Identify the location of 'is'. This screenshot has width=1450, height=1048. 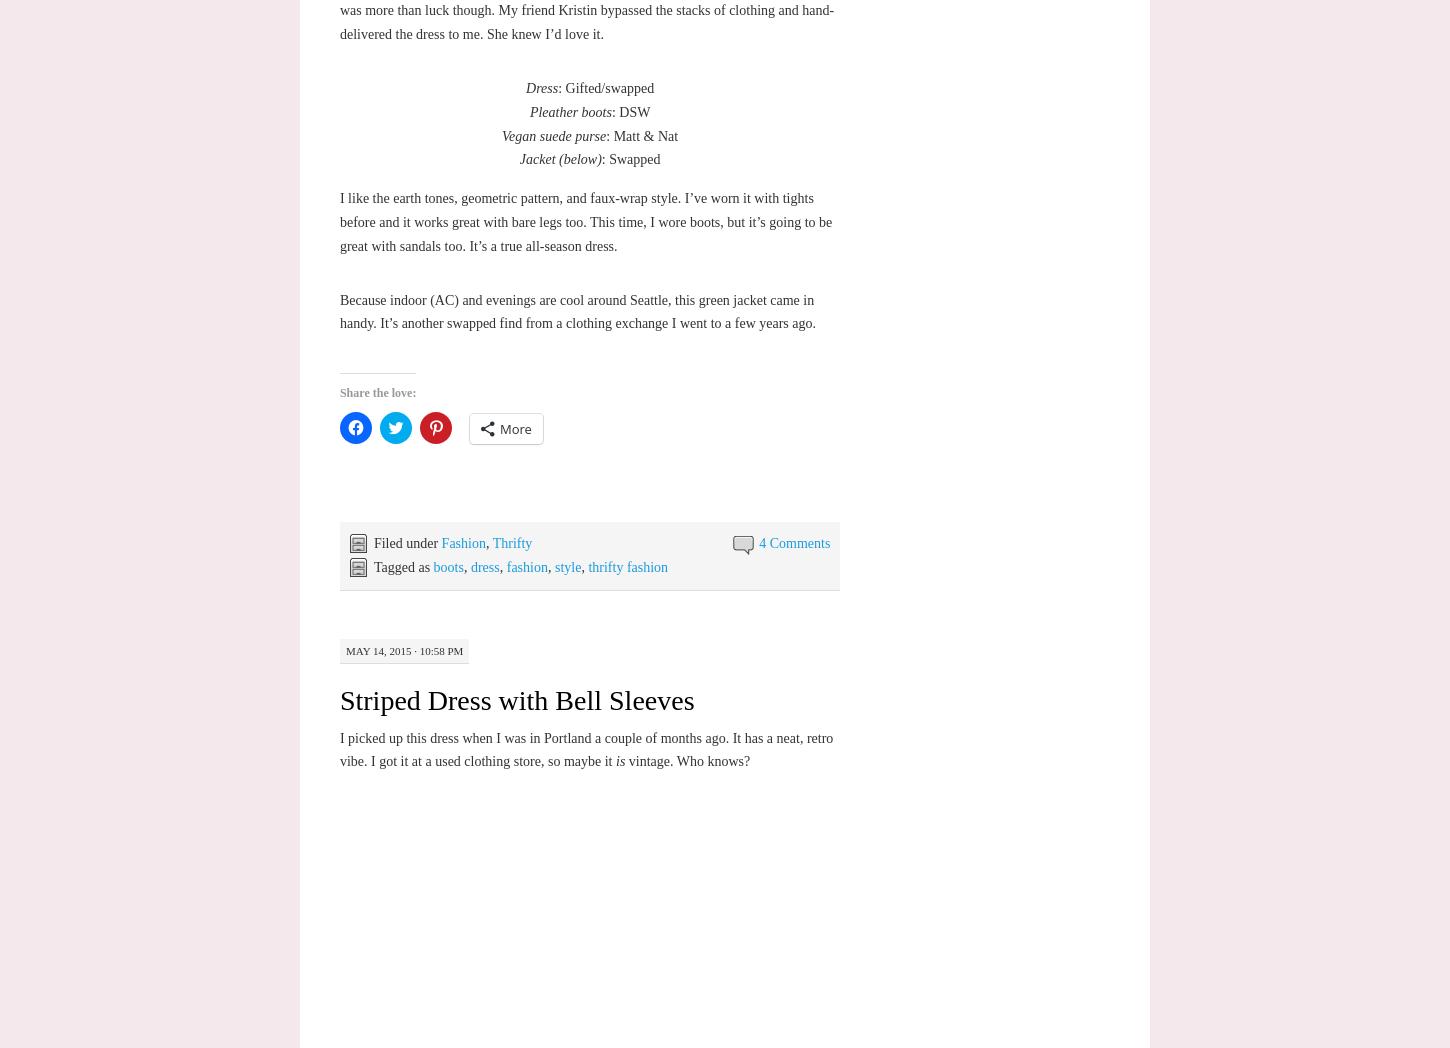
(619, 761).